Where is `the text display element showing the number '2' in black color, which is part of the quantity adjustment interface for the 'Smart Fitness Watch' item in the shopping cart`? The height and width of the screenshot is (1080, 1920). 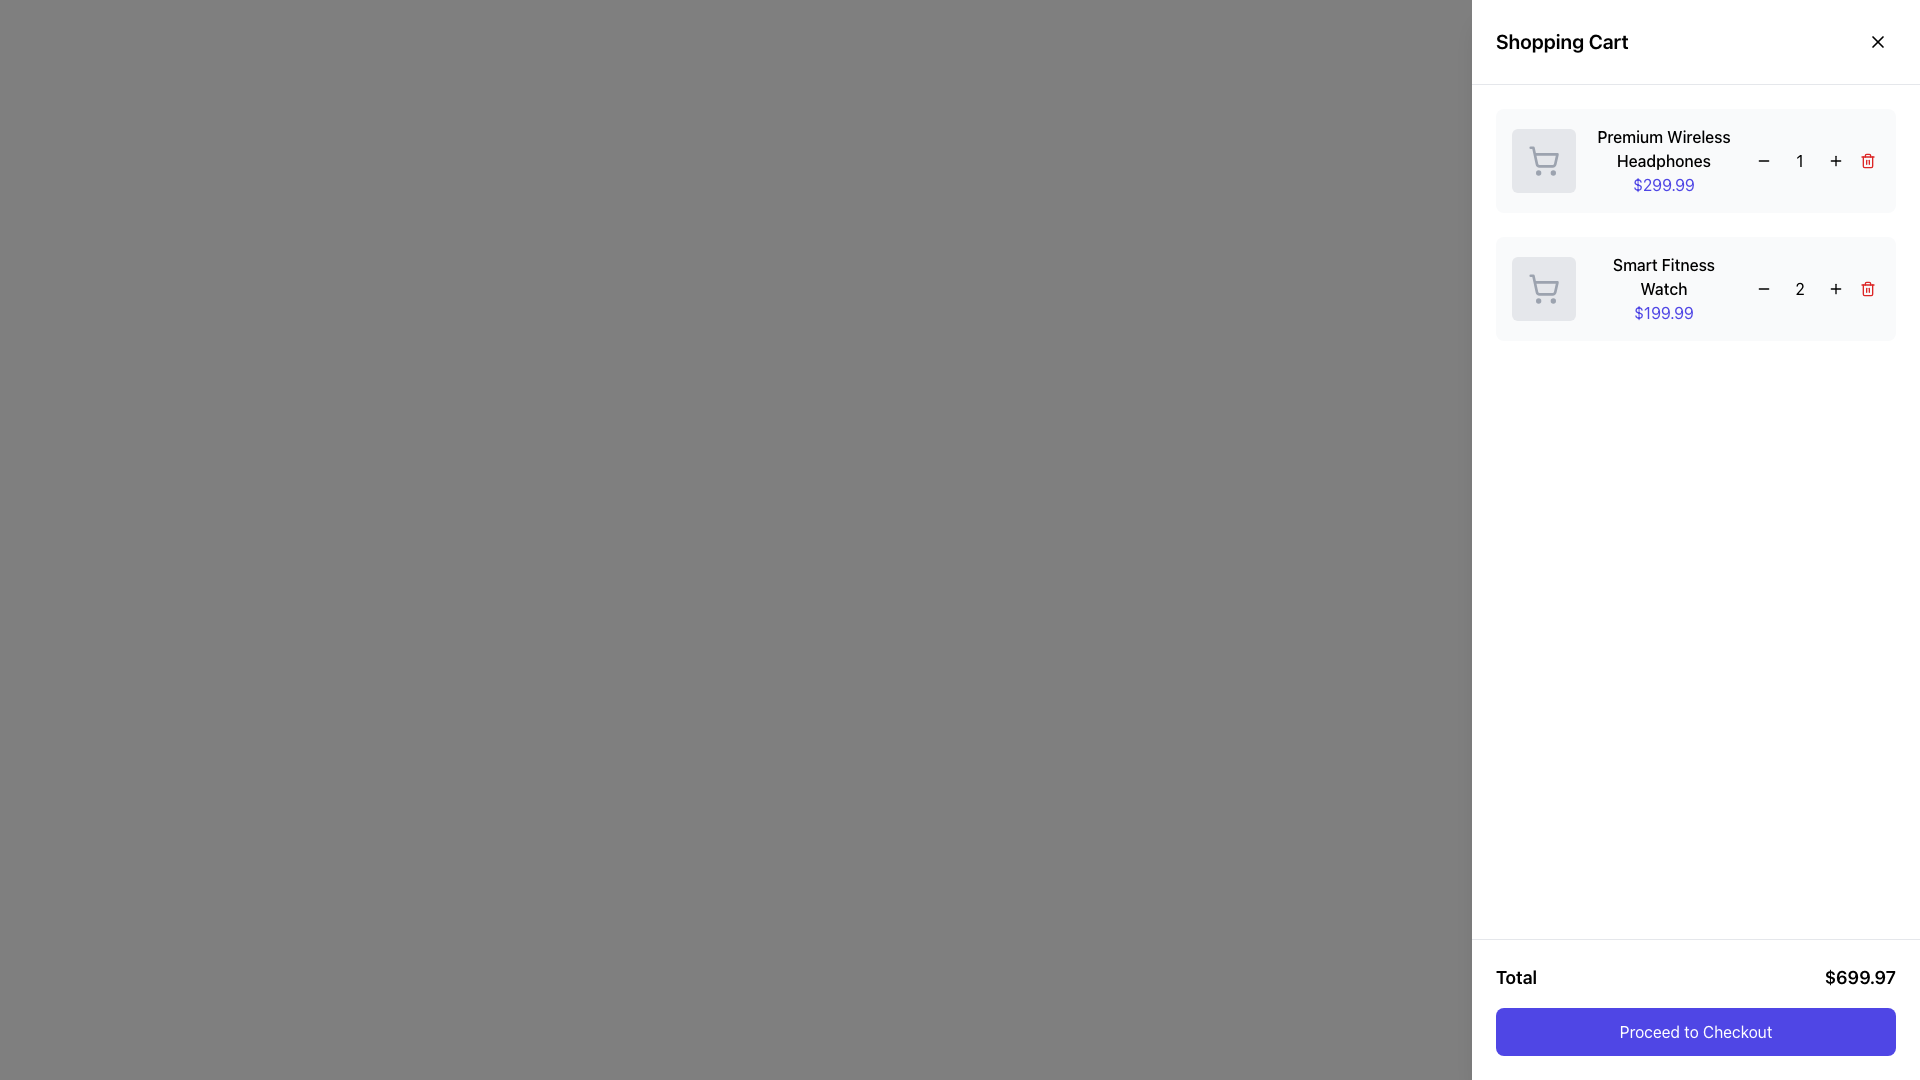 the text display element showing the number '2' in black color, which is part of the quantity adjustment interface for the 'Smart Fitness Watch' item in the shopping cart is located at coordinates (1800, 289).